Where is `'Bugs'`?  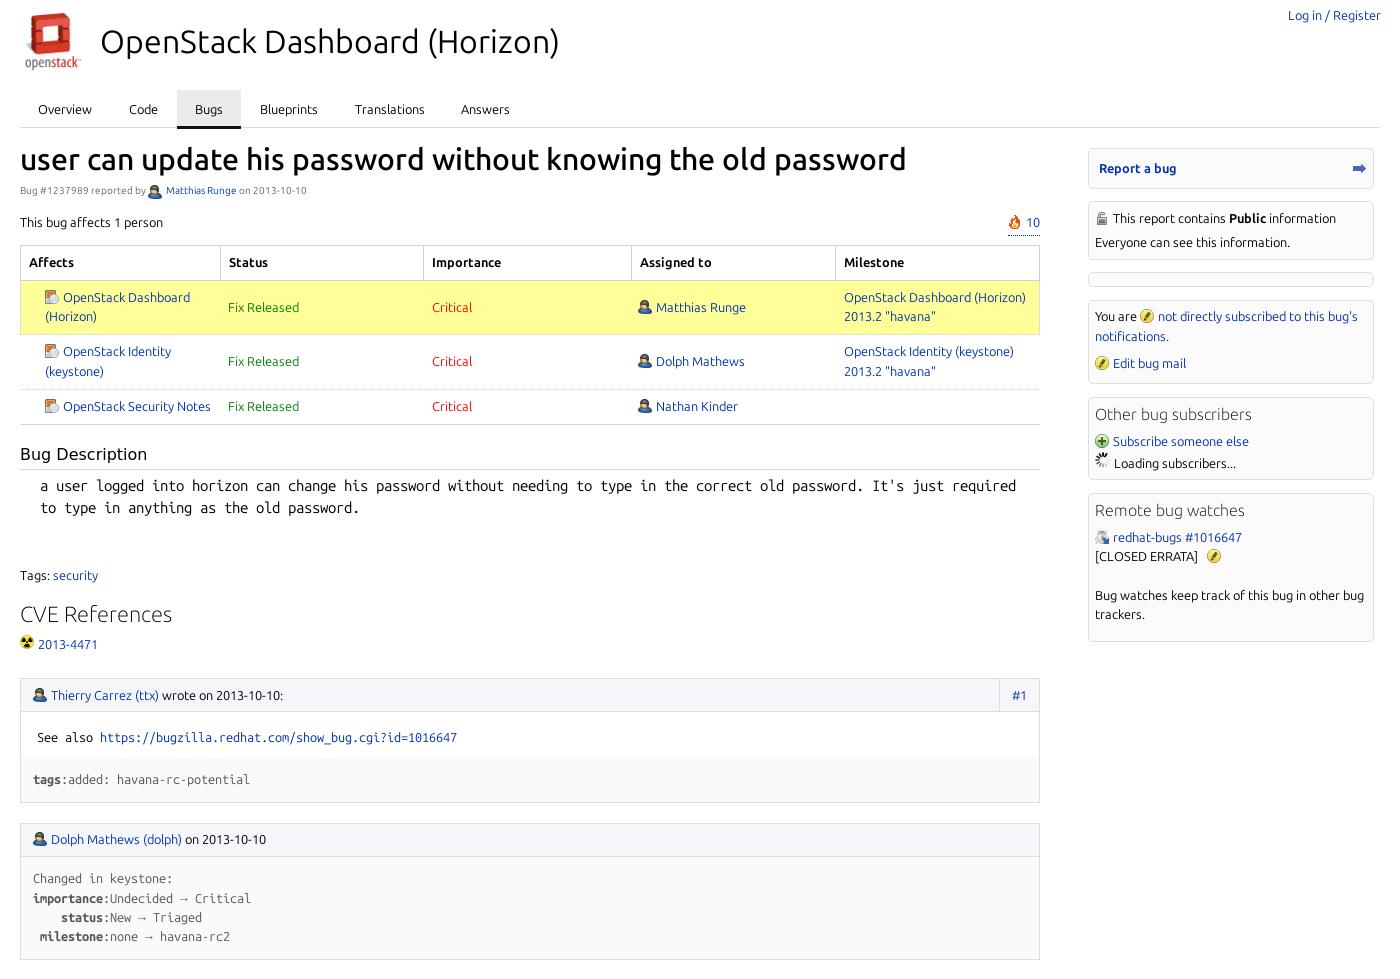
'Bugs' is located at coordinates (208, 107).